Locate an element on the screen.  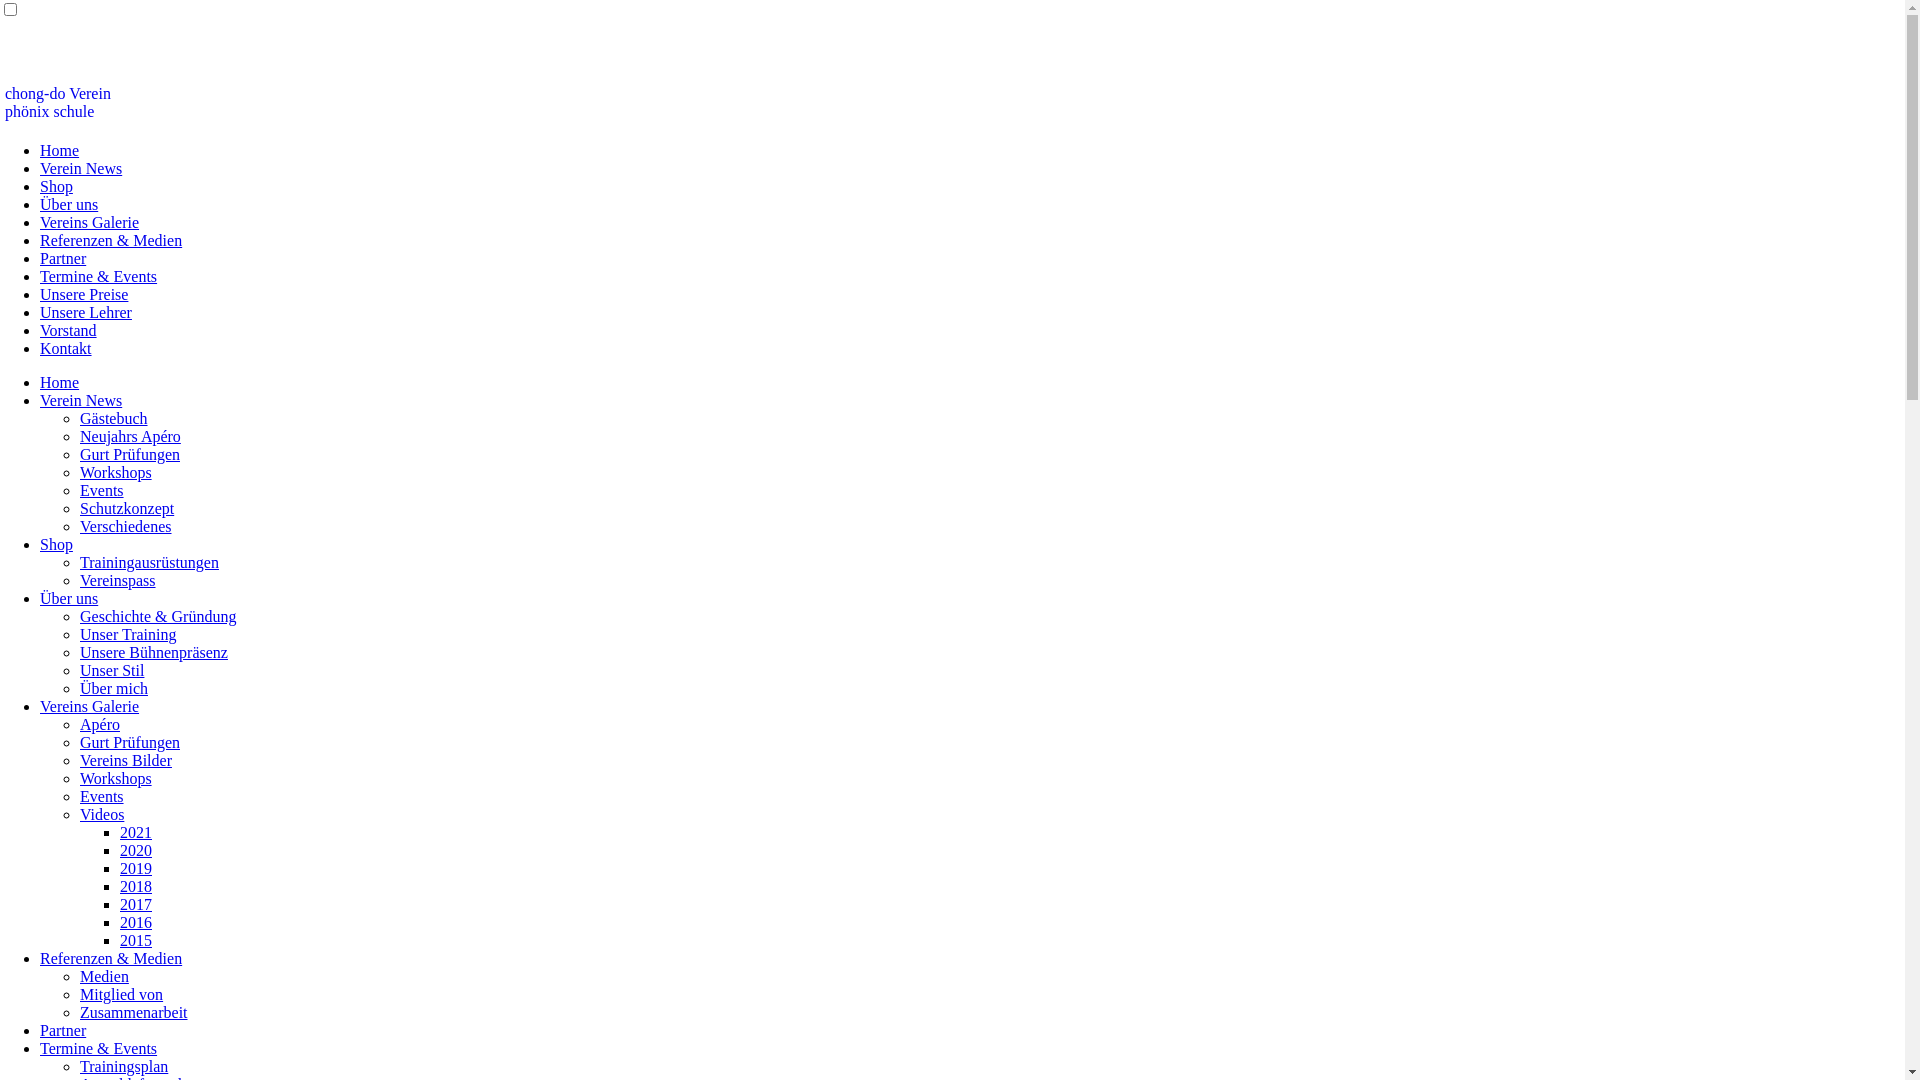
'Mitglied von' is located at coordinates (120, 994).